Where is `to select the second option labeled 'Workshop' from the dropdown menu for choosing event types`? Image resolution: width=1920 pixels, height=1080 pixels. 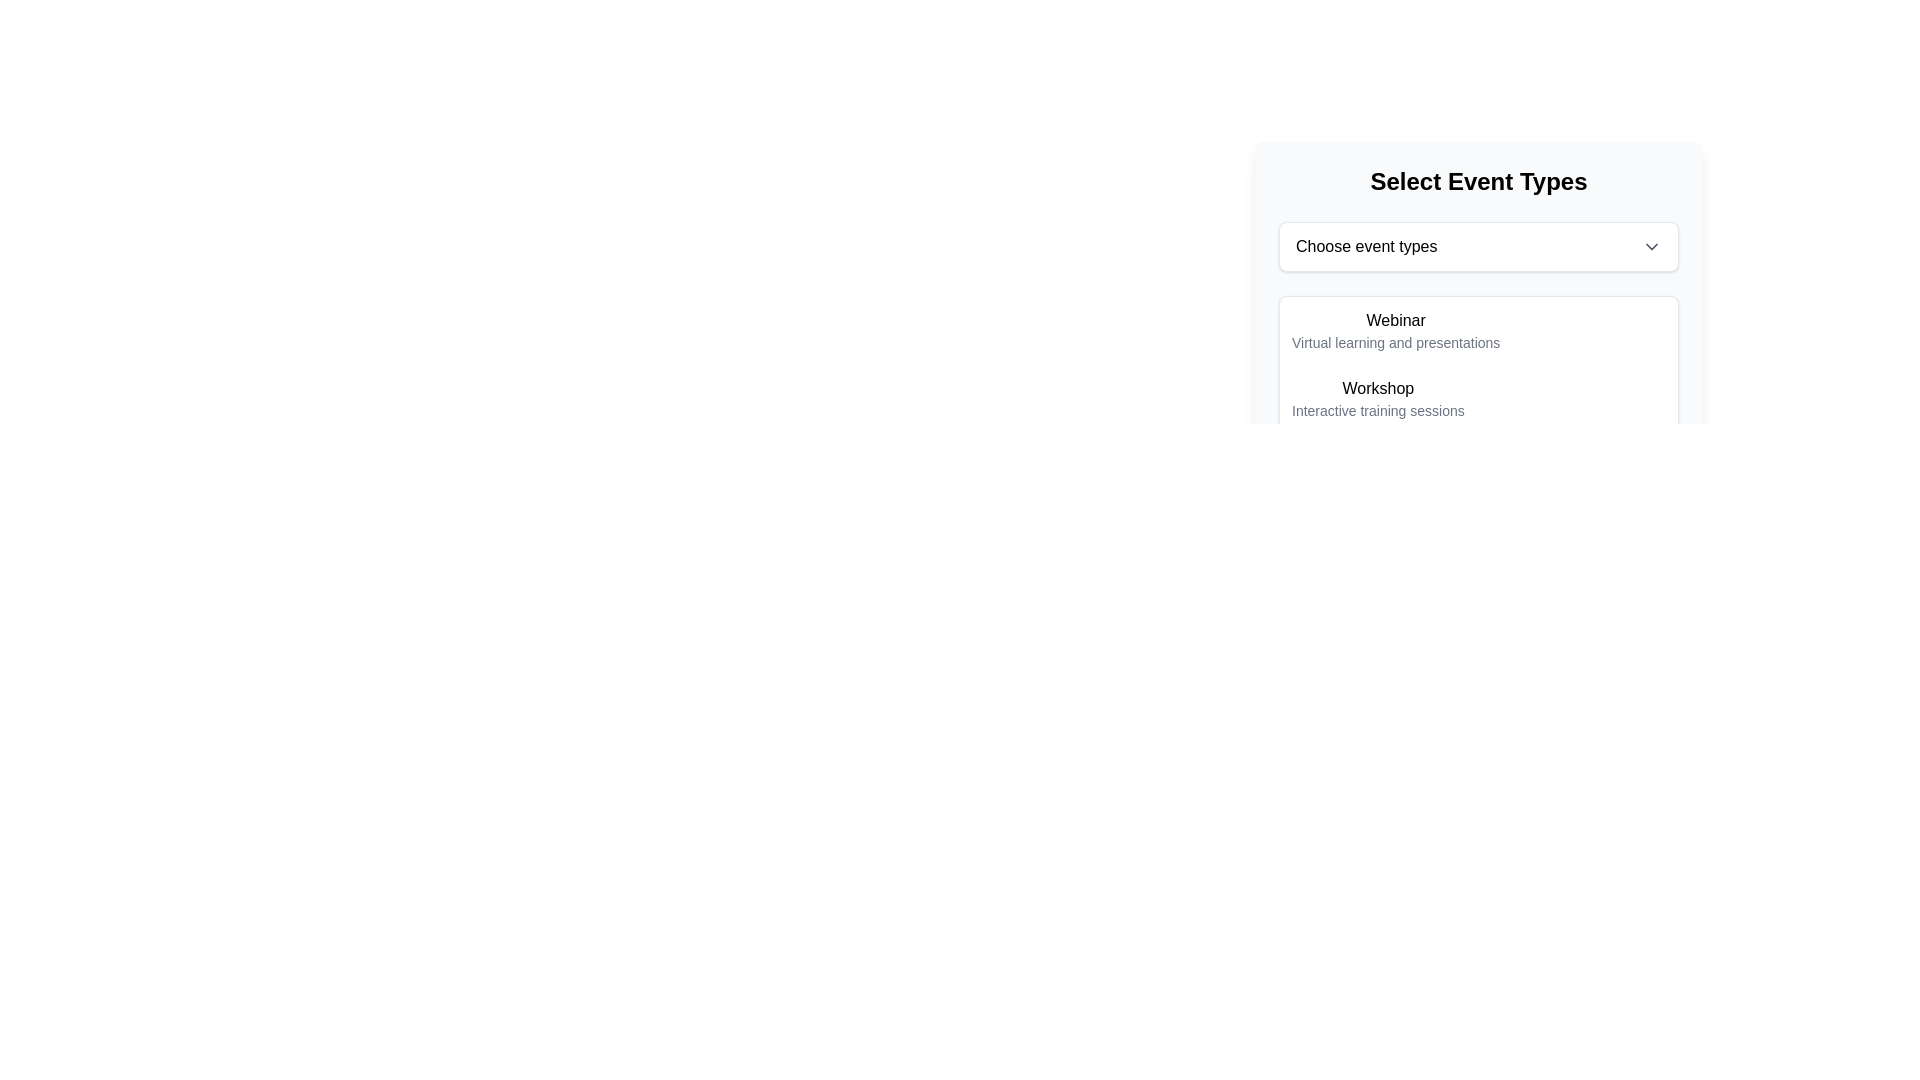 to select the second option labeled 'Workshop' from the dropdown menu for choosing event types is located at coordinates (1478, 398).